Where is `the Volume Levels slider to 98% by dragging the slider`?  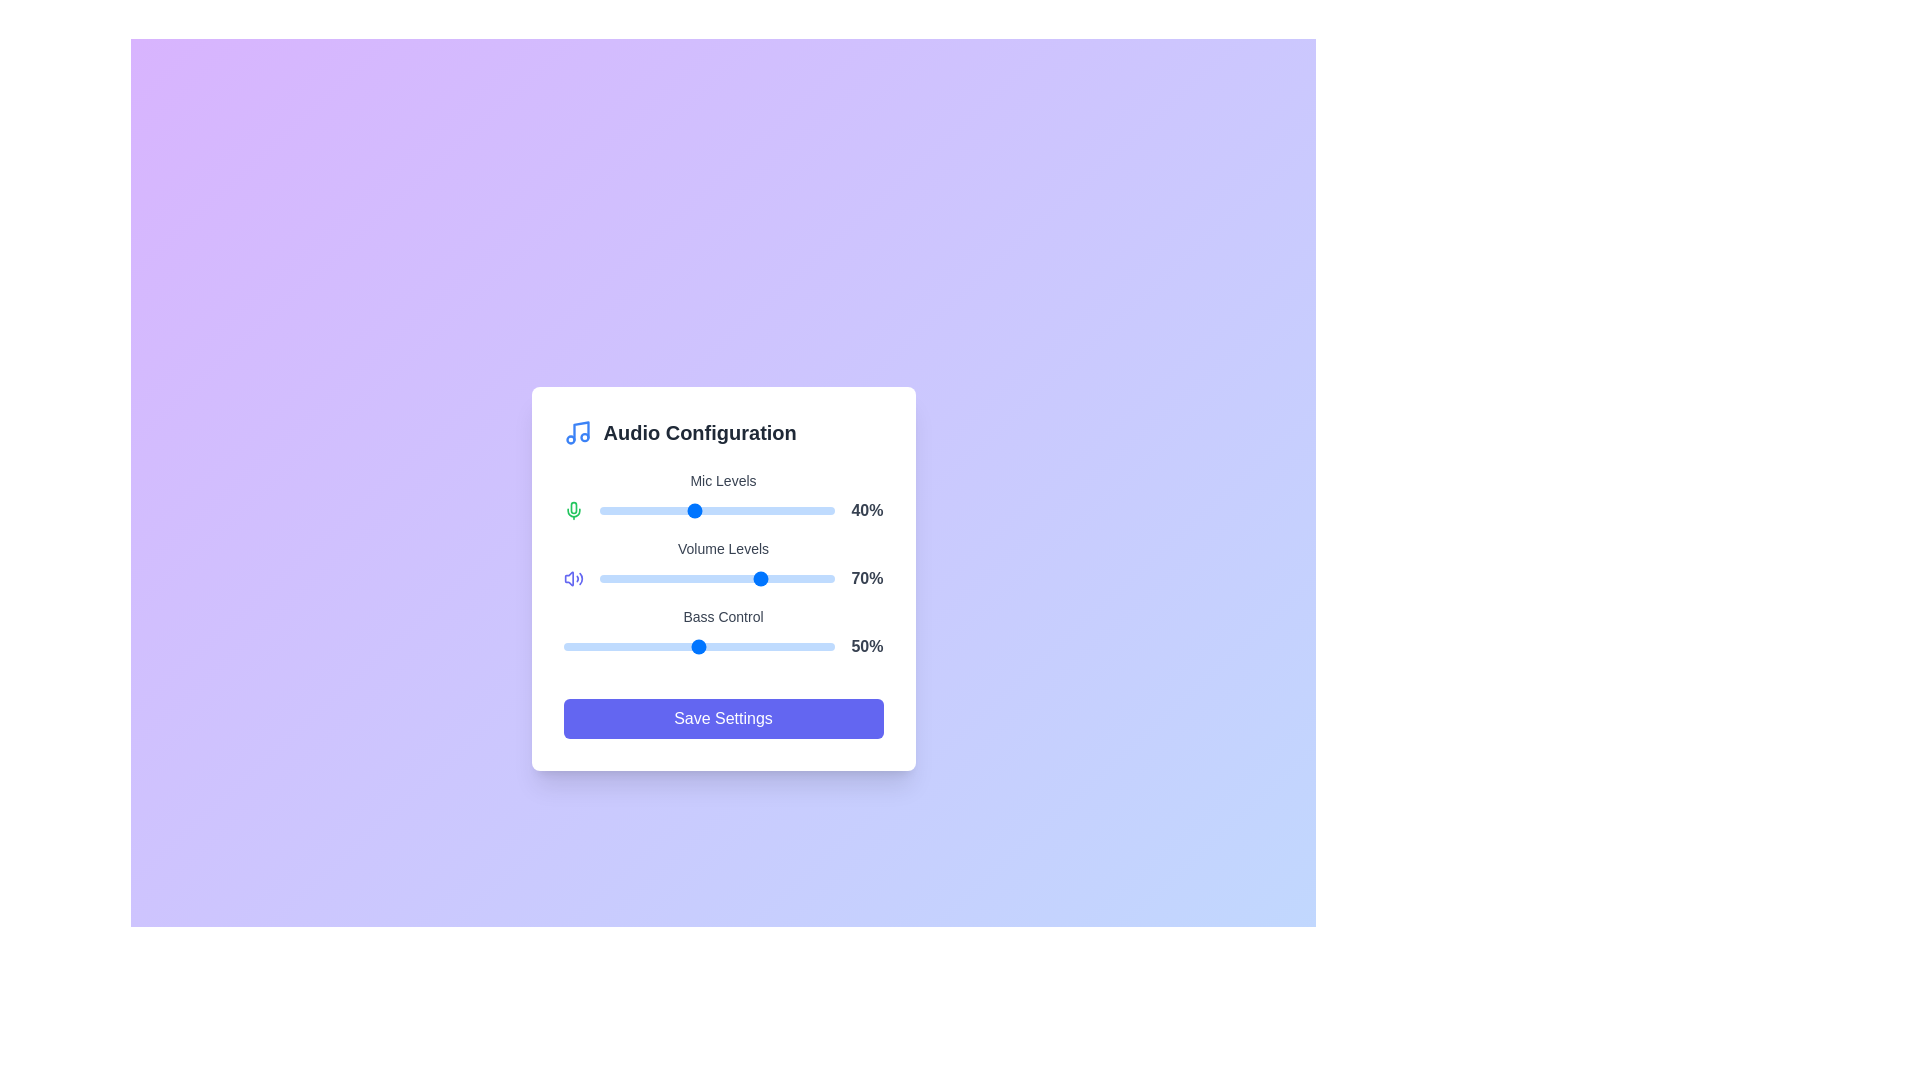
the Volume Levels slider to 98% by dragging the slider is located at coordinates (830, 578).